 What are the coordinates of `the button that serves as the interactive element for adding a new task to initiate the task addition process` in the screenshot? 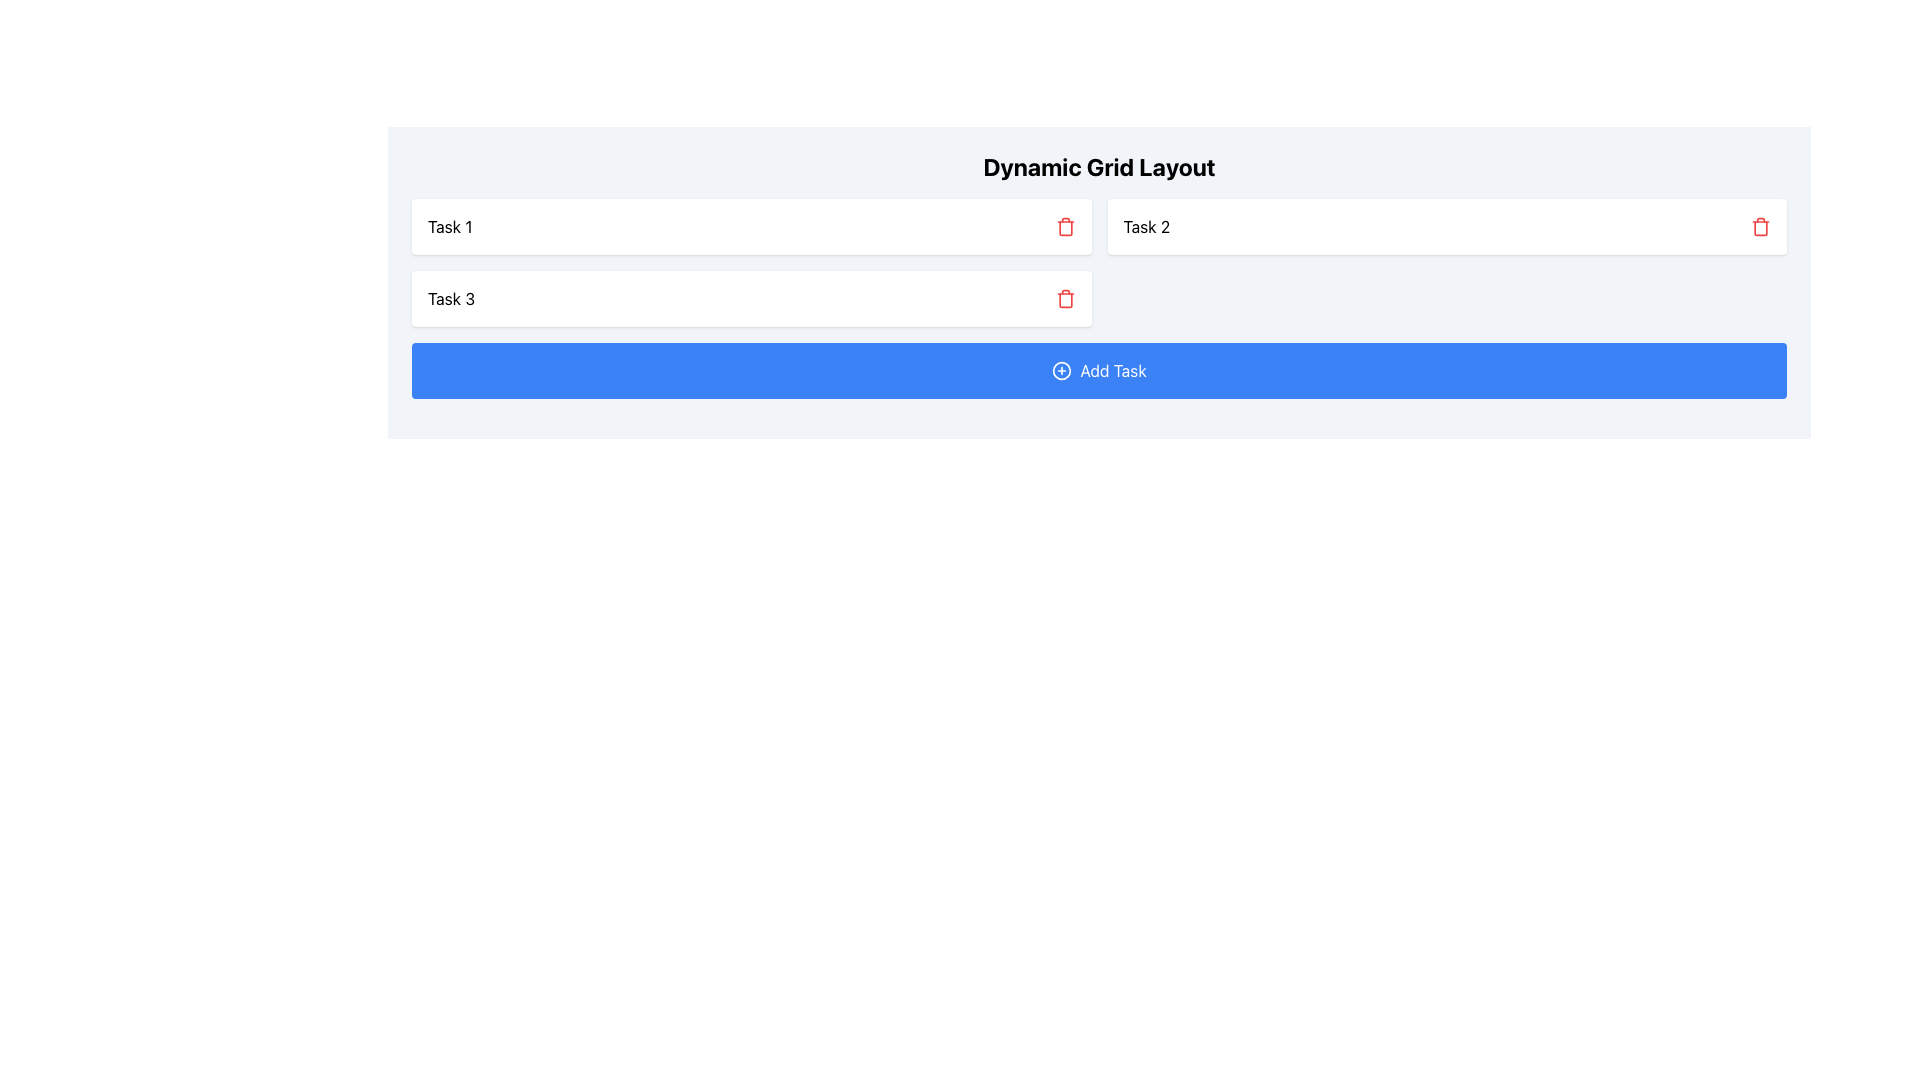 It's located at (1098, 370).